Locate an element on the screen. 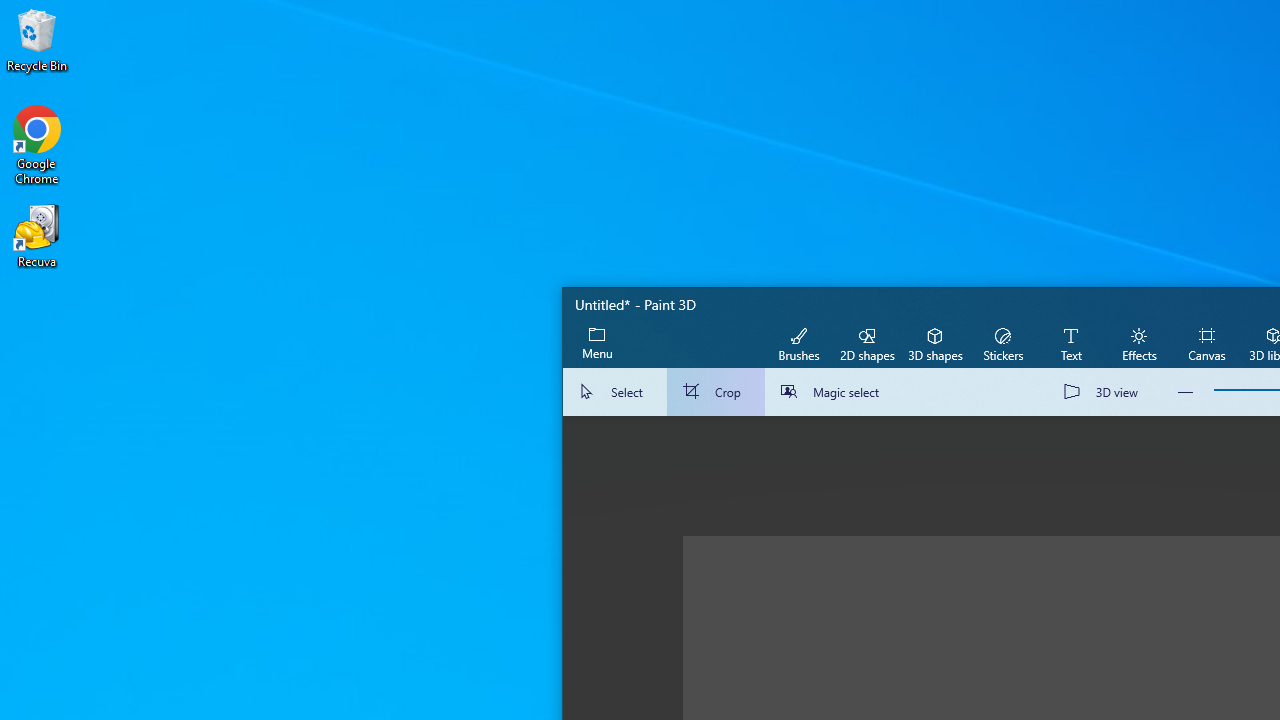 The width and height of the screenshot is (1280, 720). 'Zoom out' is located at coordinates (1185, 392).